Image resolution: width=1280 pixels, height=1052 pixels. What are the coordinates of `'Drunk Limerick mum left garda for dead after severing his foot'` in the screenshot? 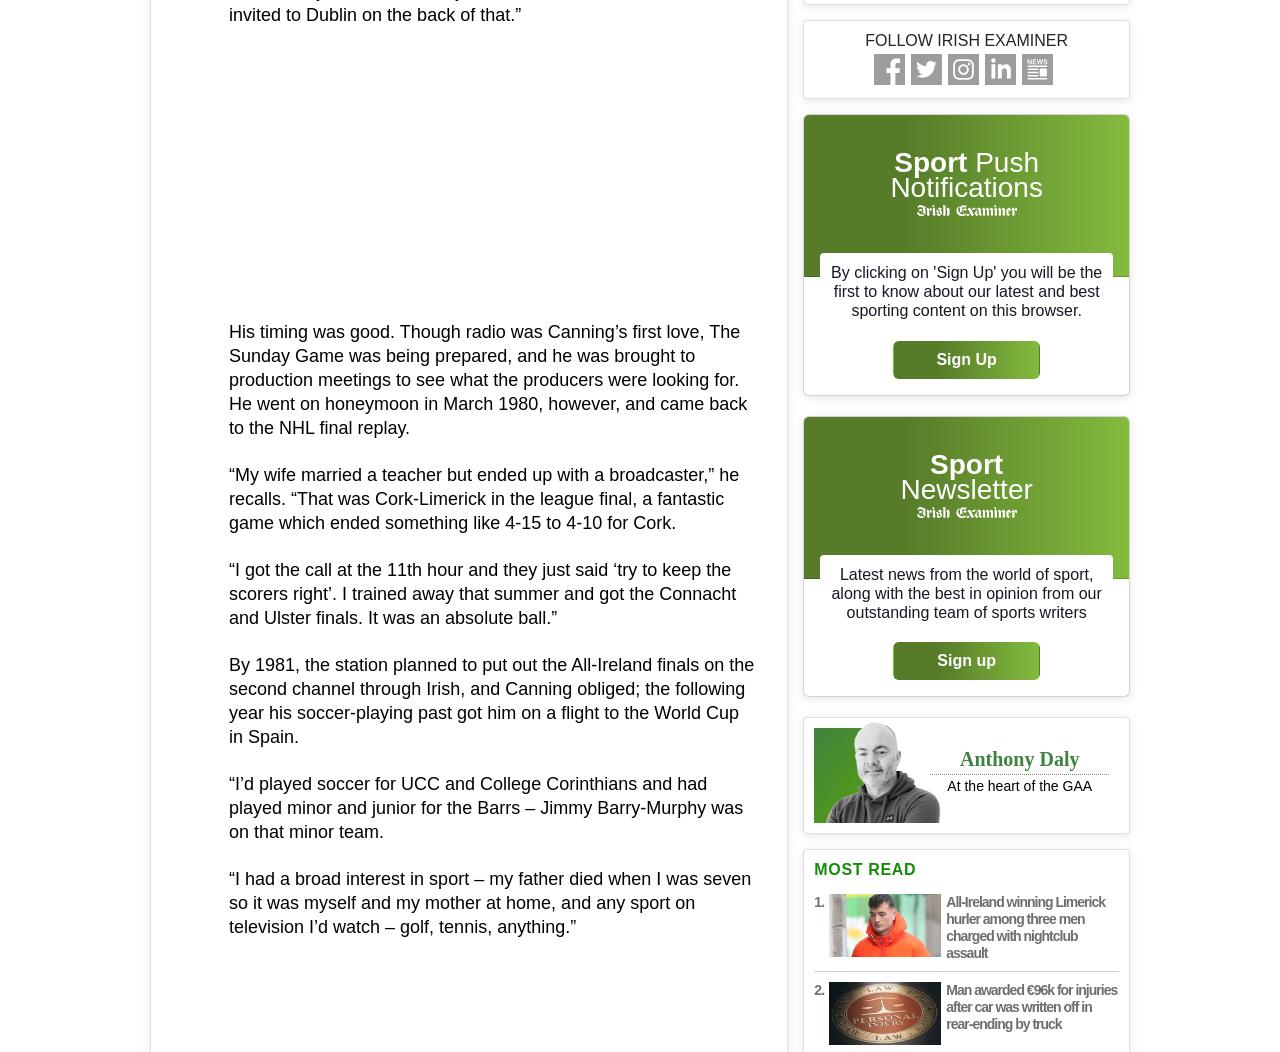 It's located at (463, 383).